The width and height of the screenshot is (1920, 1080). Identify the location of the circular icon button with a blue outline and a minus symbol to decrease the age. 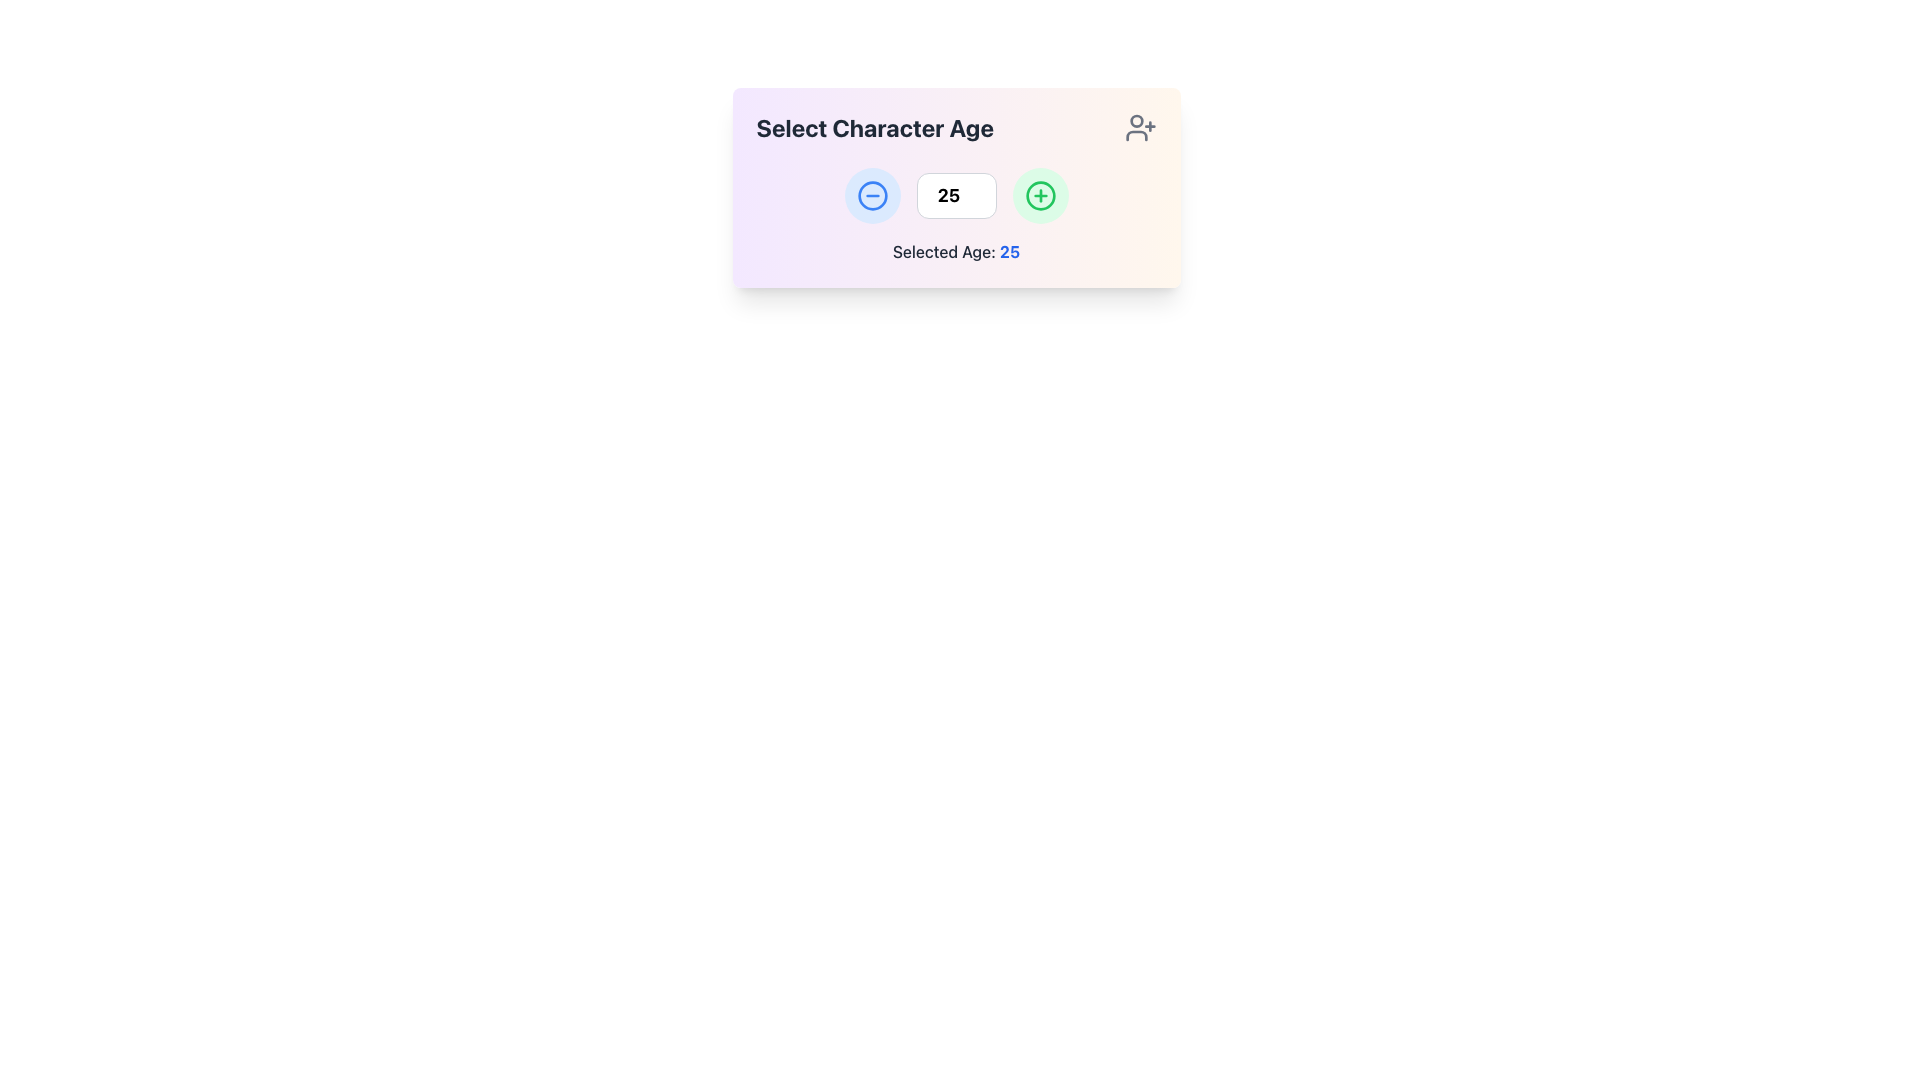
(872, 196).